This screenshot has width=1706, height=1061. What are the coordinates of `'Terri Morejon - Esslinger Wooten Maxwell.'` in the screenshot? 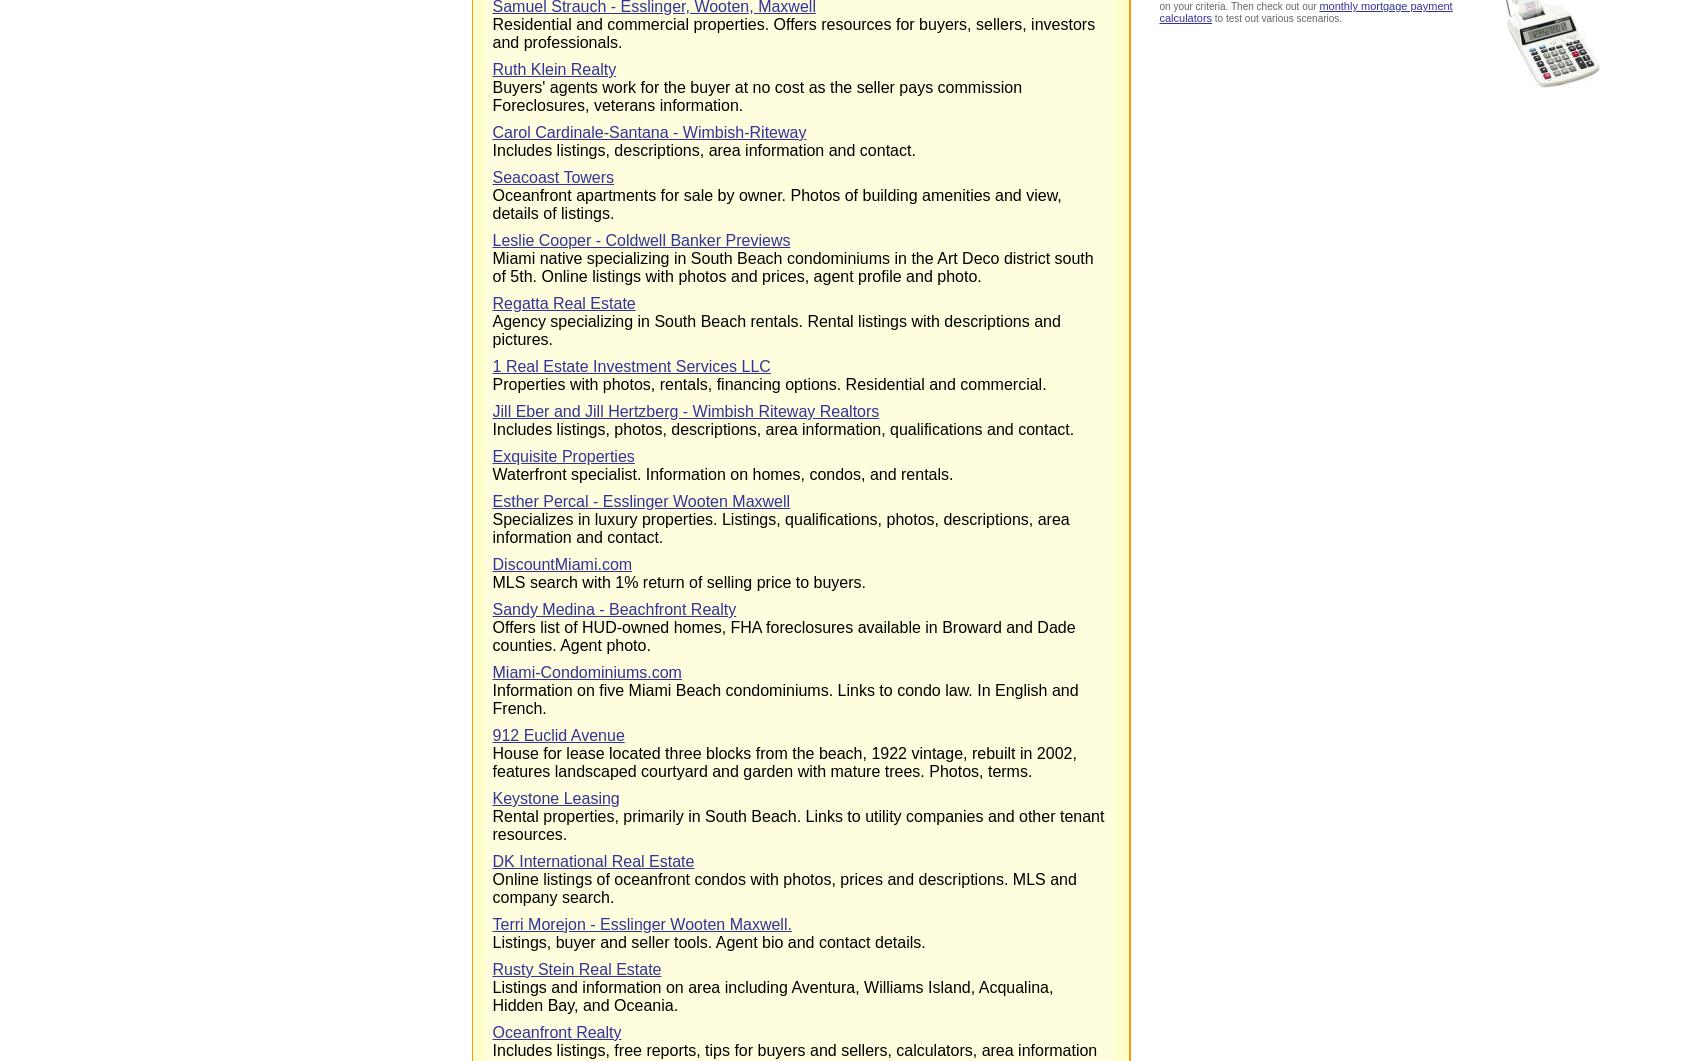 It's located at (640, 923).